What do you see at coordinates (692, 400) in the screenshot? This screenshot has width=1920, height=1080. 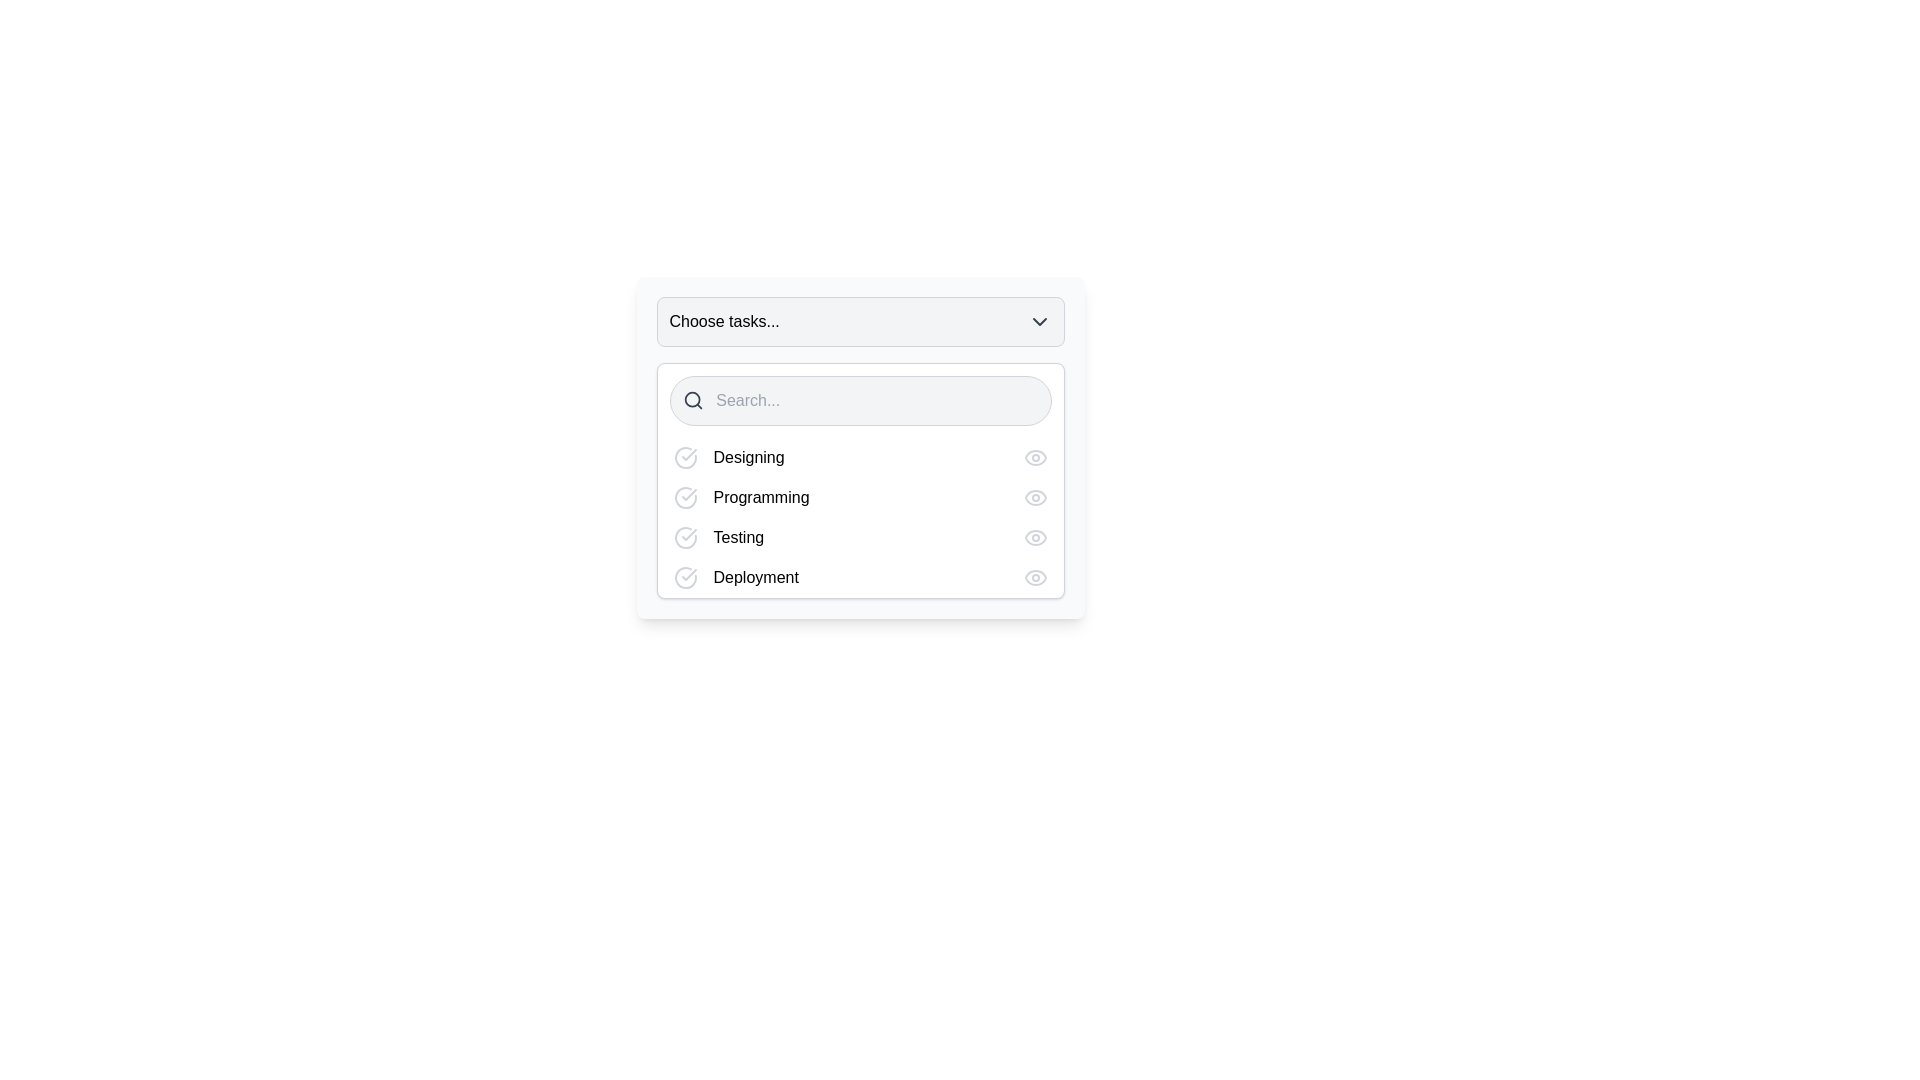 I see `the magnifying glass icon element that indicates the search functionality within the search area input, located to the left of the 'Choose tasks...' dropdown` at bounding box center [692, 400].